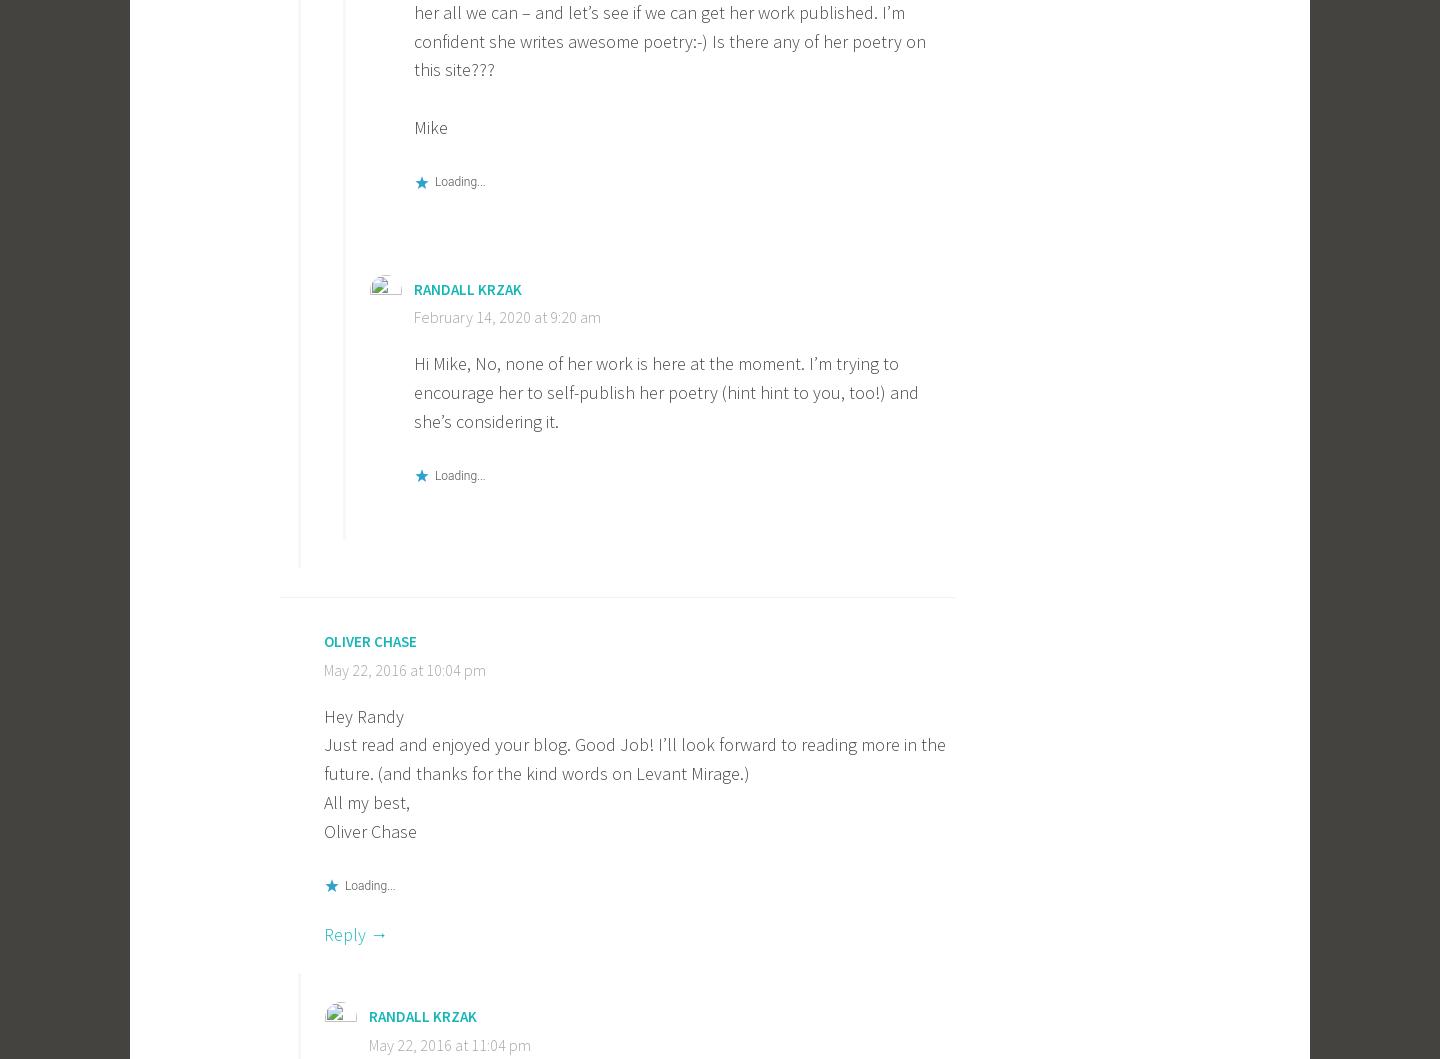  I want to click on 'May 22, 2016 at 11:04 pm', so click(450, 1044).